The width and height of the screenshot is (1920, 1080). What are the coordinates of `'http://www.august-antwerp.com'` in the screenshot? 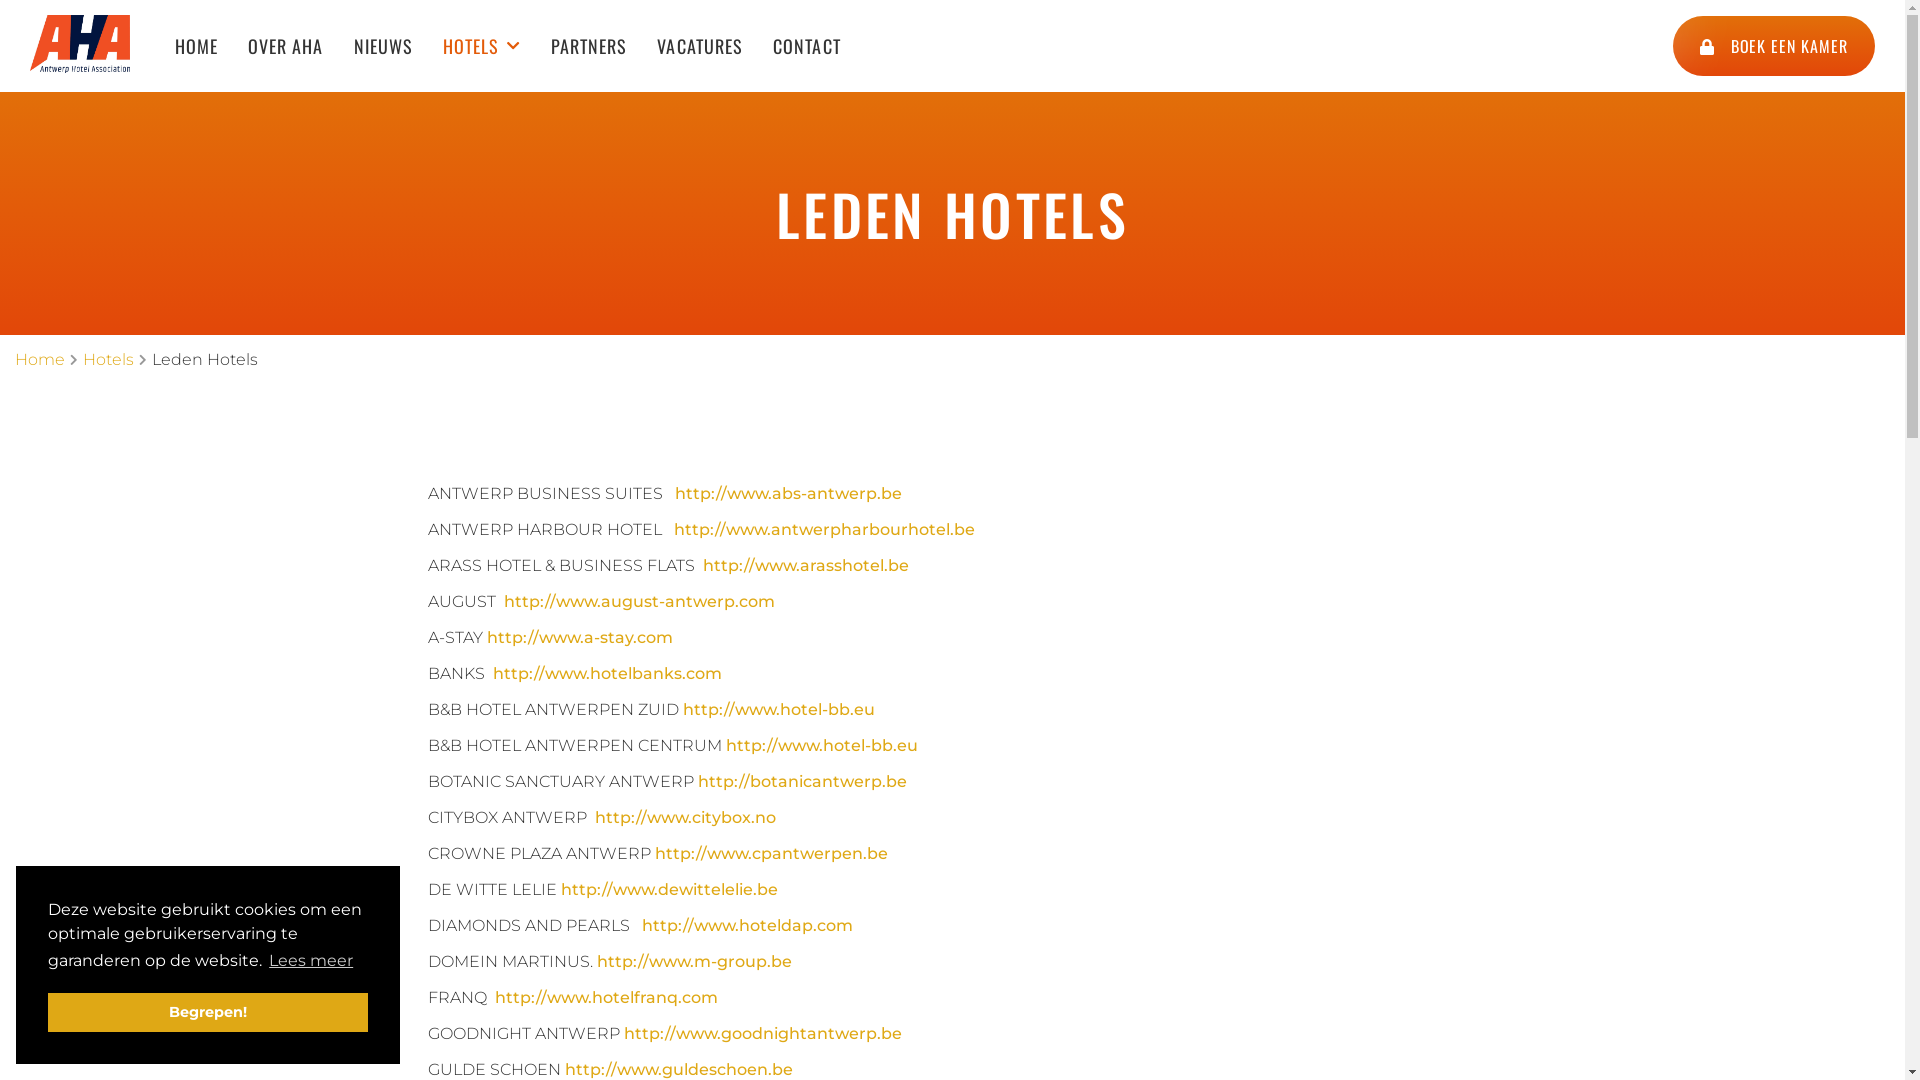 It's located at (638, 600).